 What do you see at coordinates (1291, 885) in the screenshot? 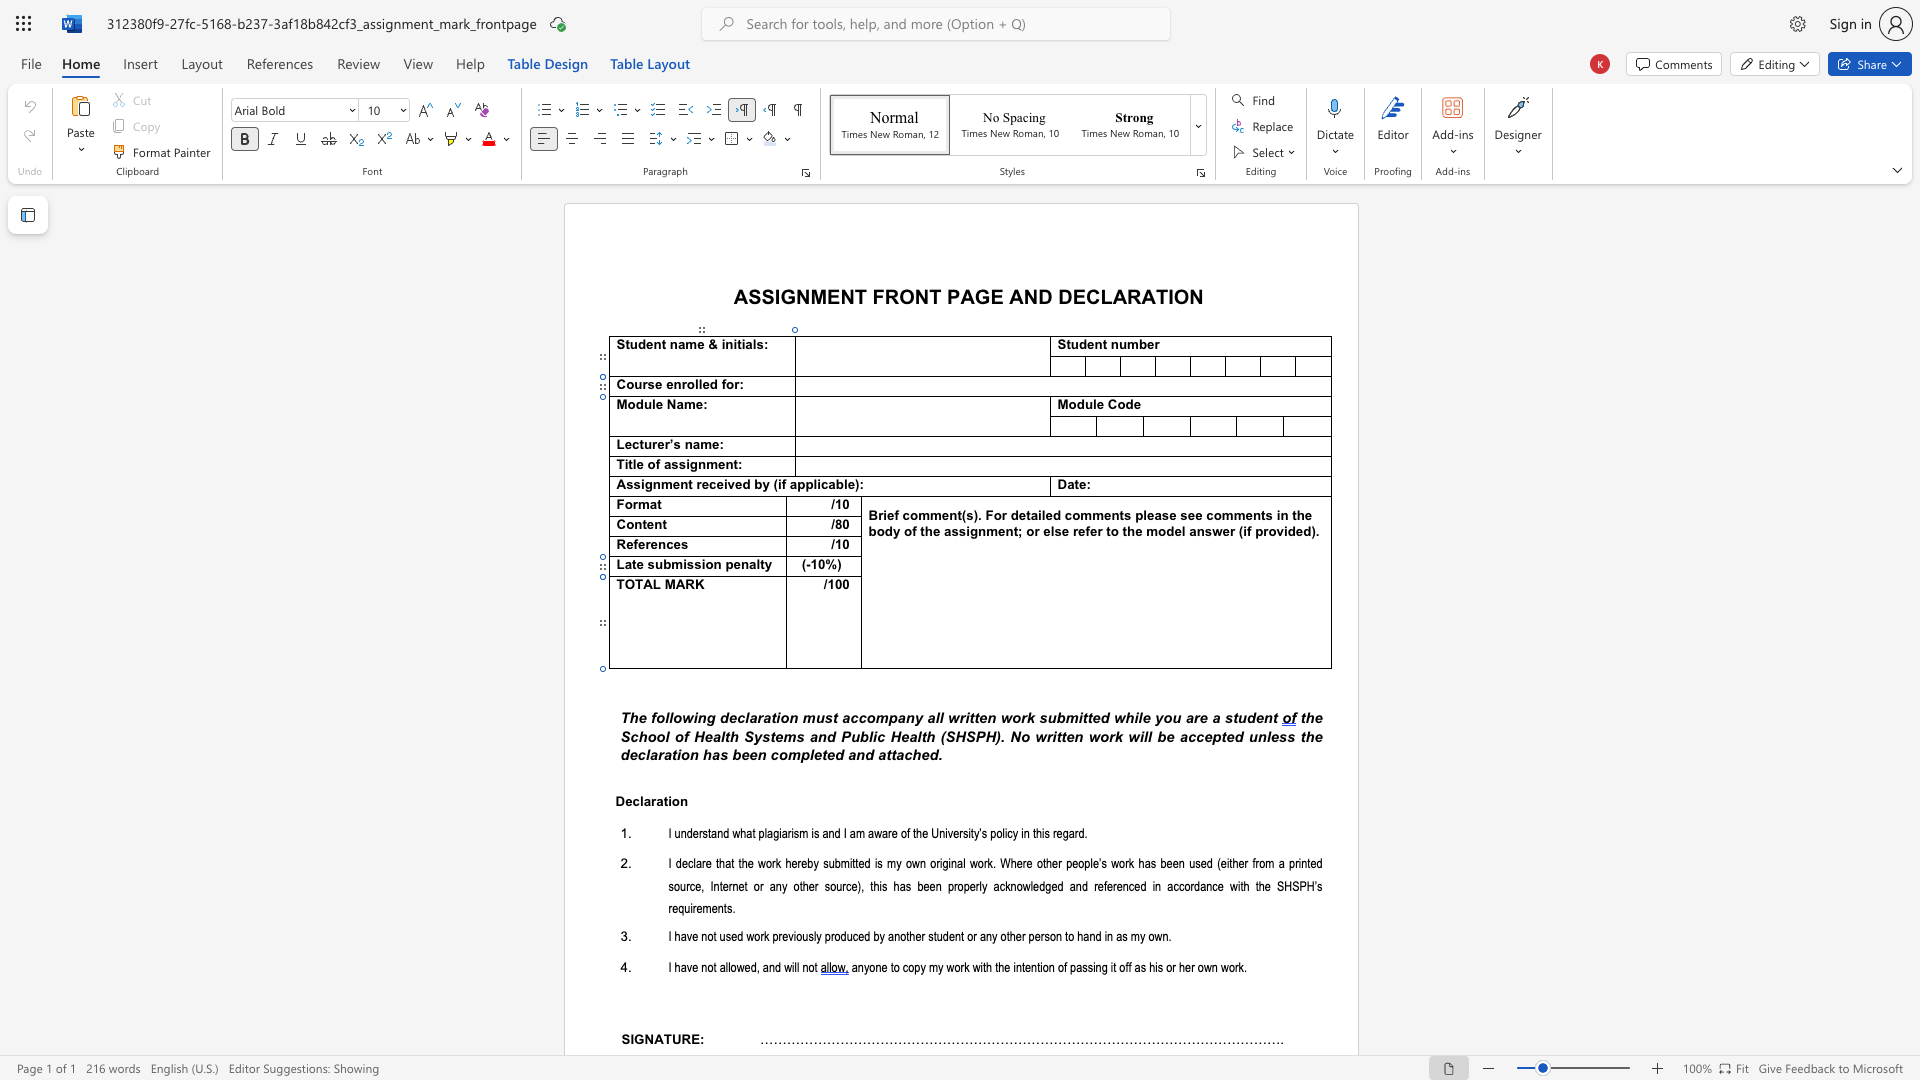
I see `the space between the continuous character "H" and "S" in the text` at bounding box center [1291, 885].